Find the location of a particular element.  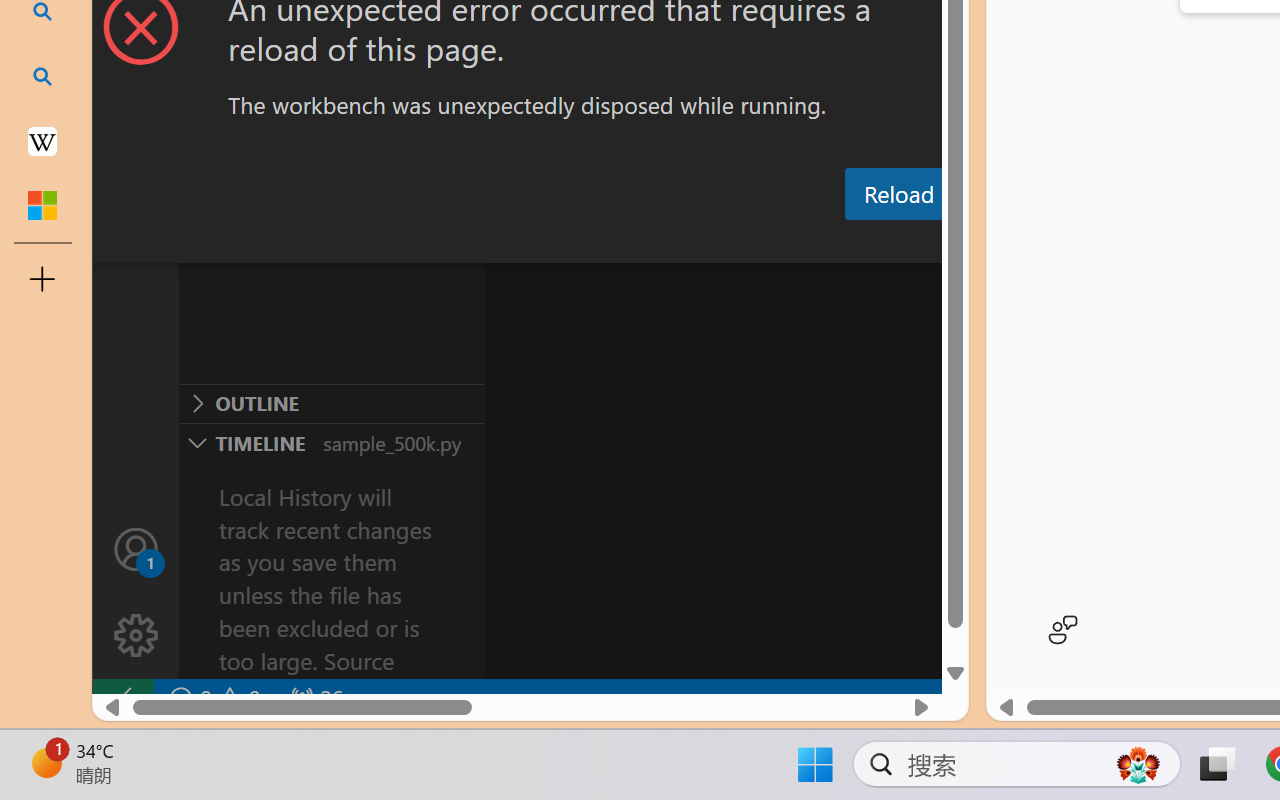

'Timeline Section' is located at coordinates (331, 441).